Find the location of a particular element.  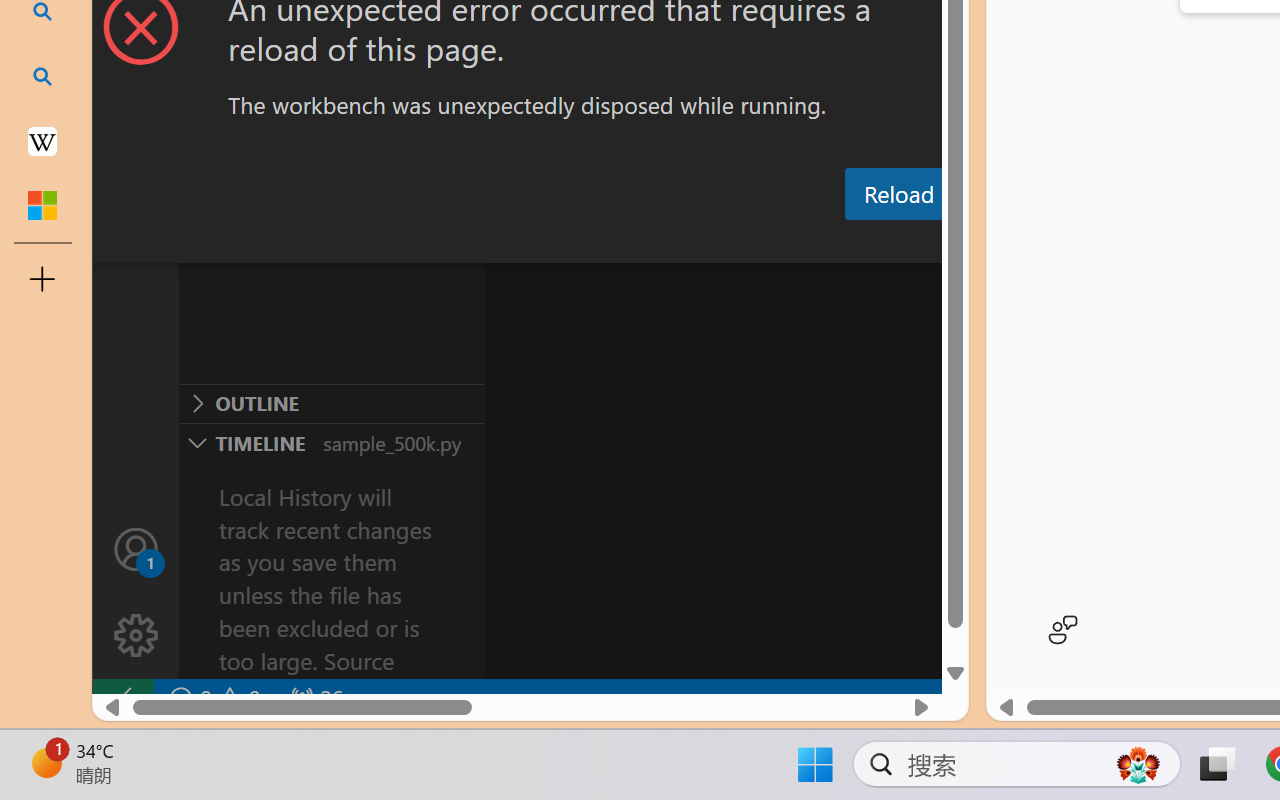

'Timeline Section' is located at coordinates (331, 441).